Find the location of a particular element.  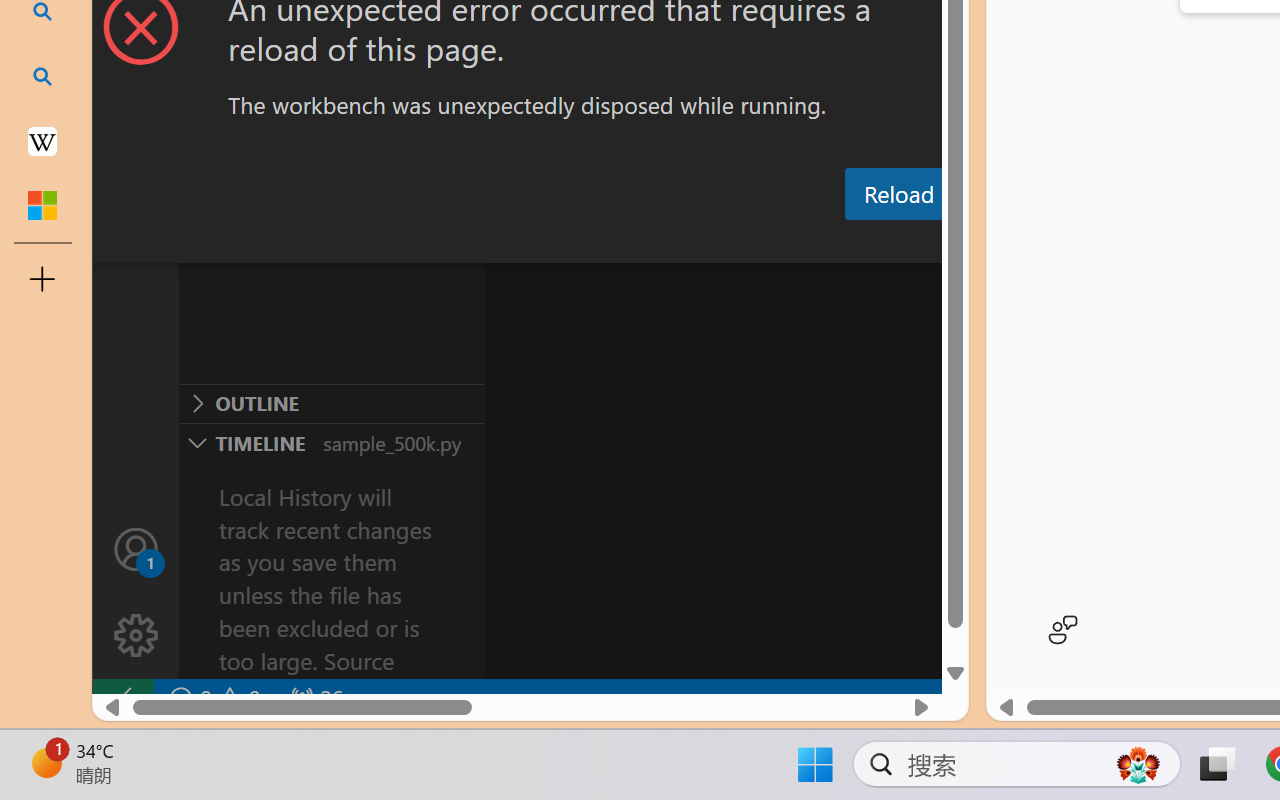

'Timeline Section' is located at coordinates (331, 441).